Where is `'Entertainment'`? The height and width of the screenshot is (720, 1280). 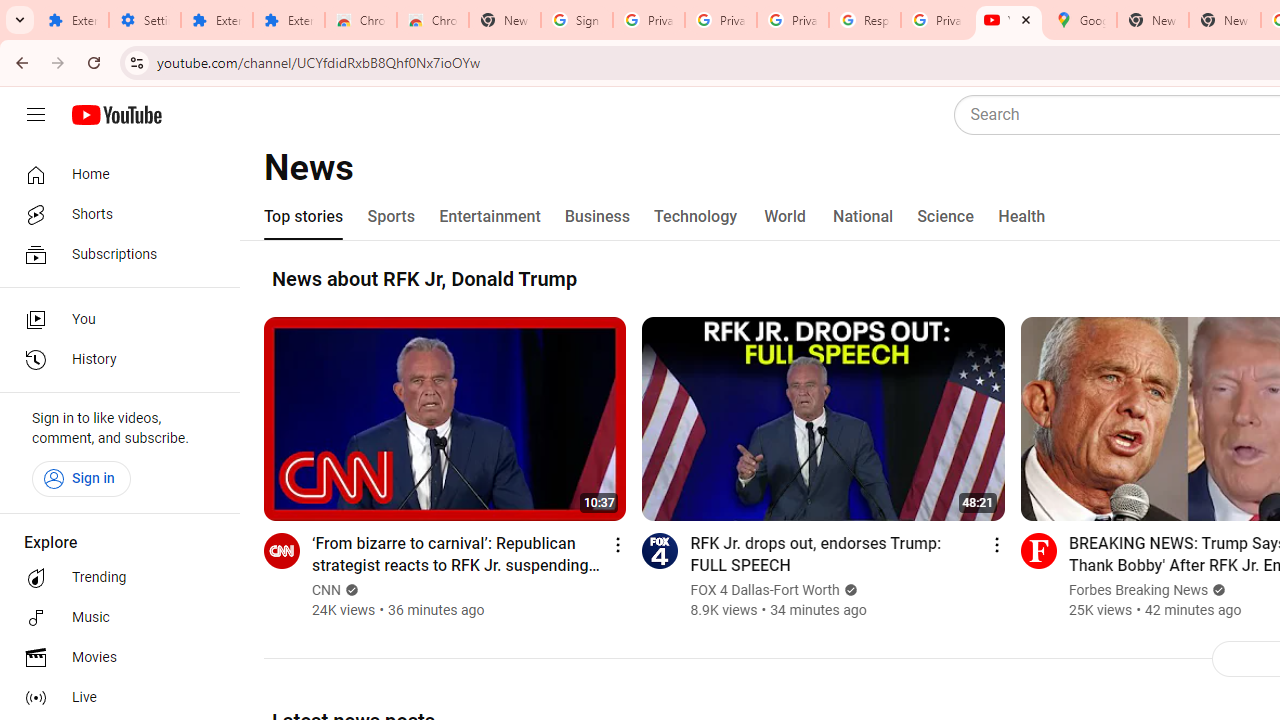
'Entertainment' is located at coordinates (490, 217).